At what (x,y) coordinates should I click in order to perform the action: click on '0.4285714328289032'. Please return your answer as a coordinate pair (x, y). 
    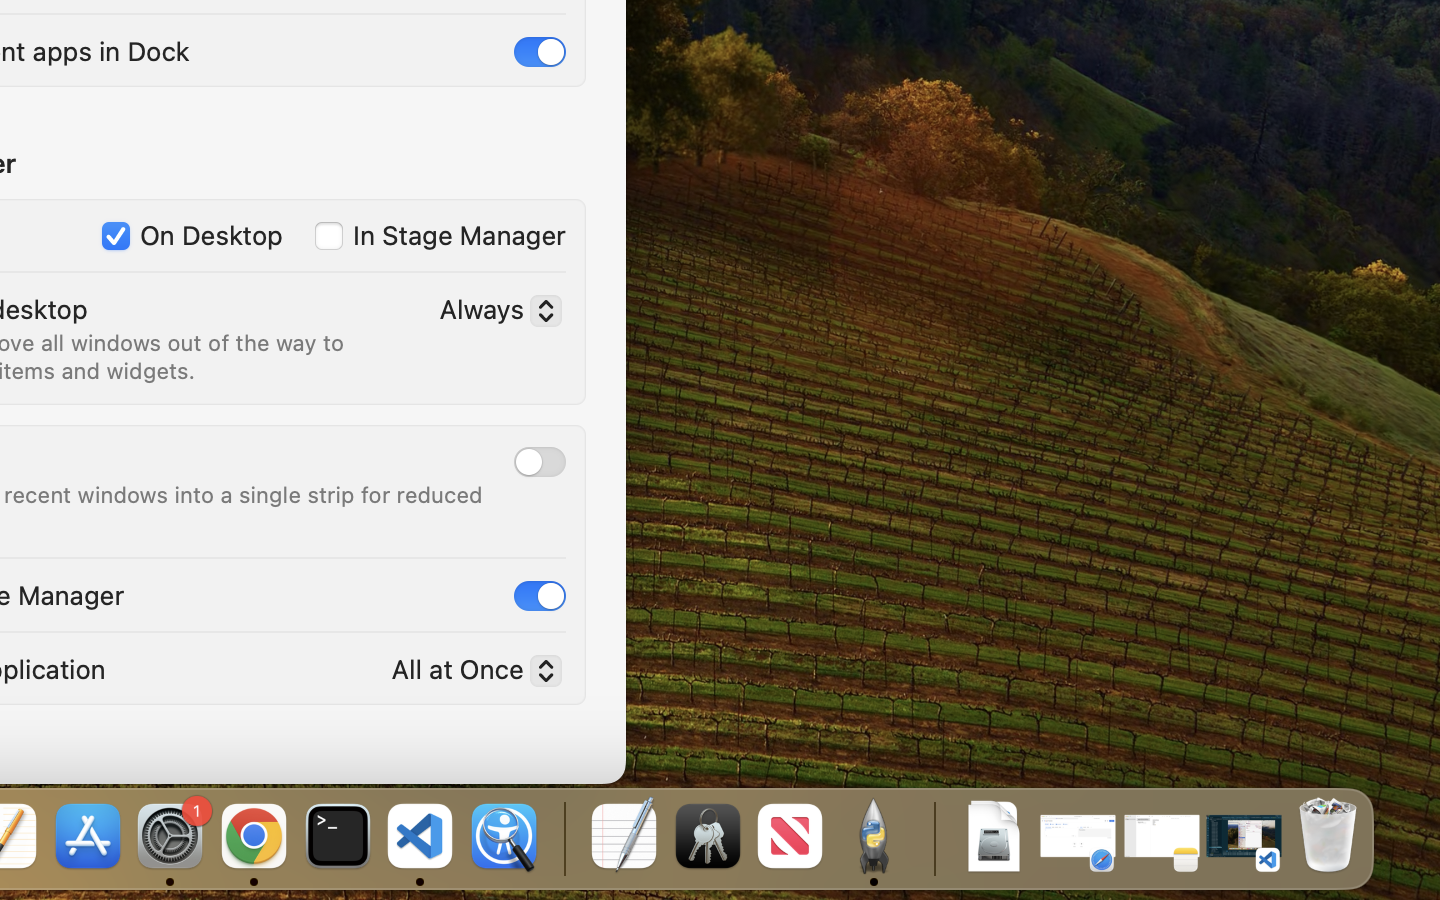
    Looking at the image, I should click on (562, 837).